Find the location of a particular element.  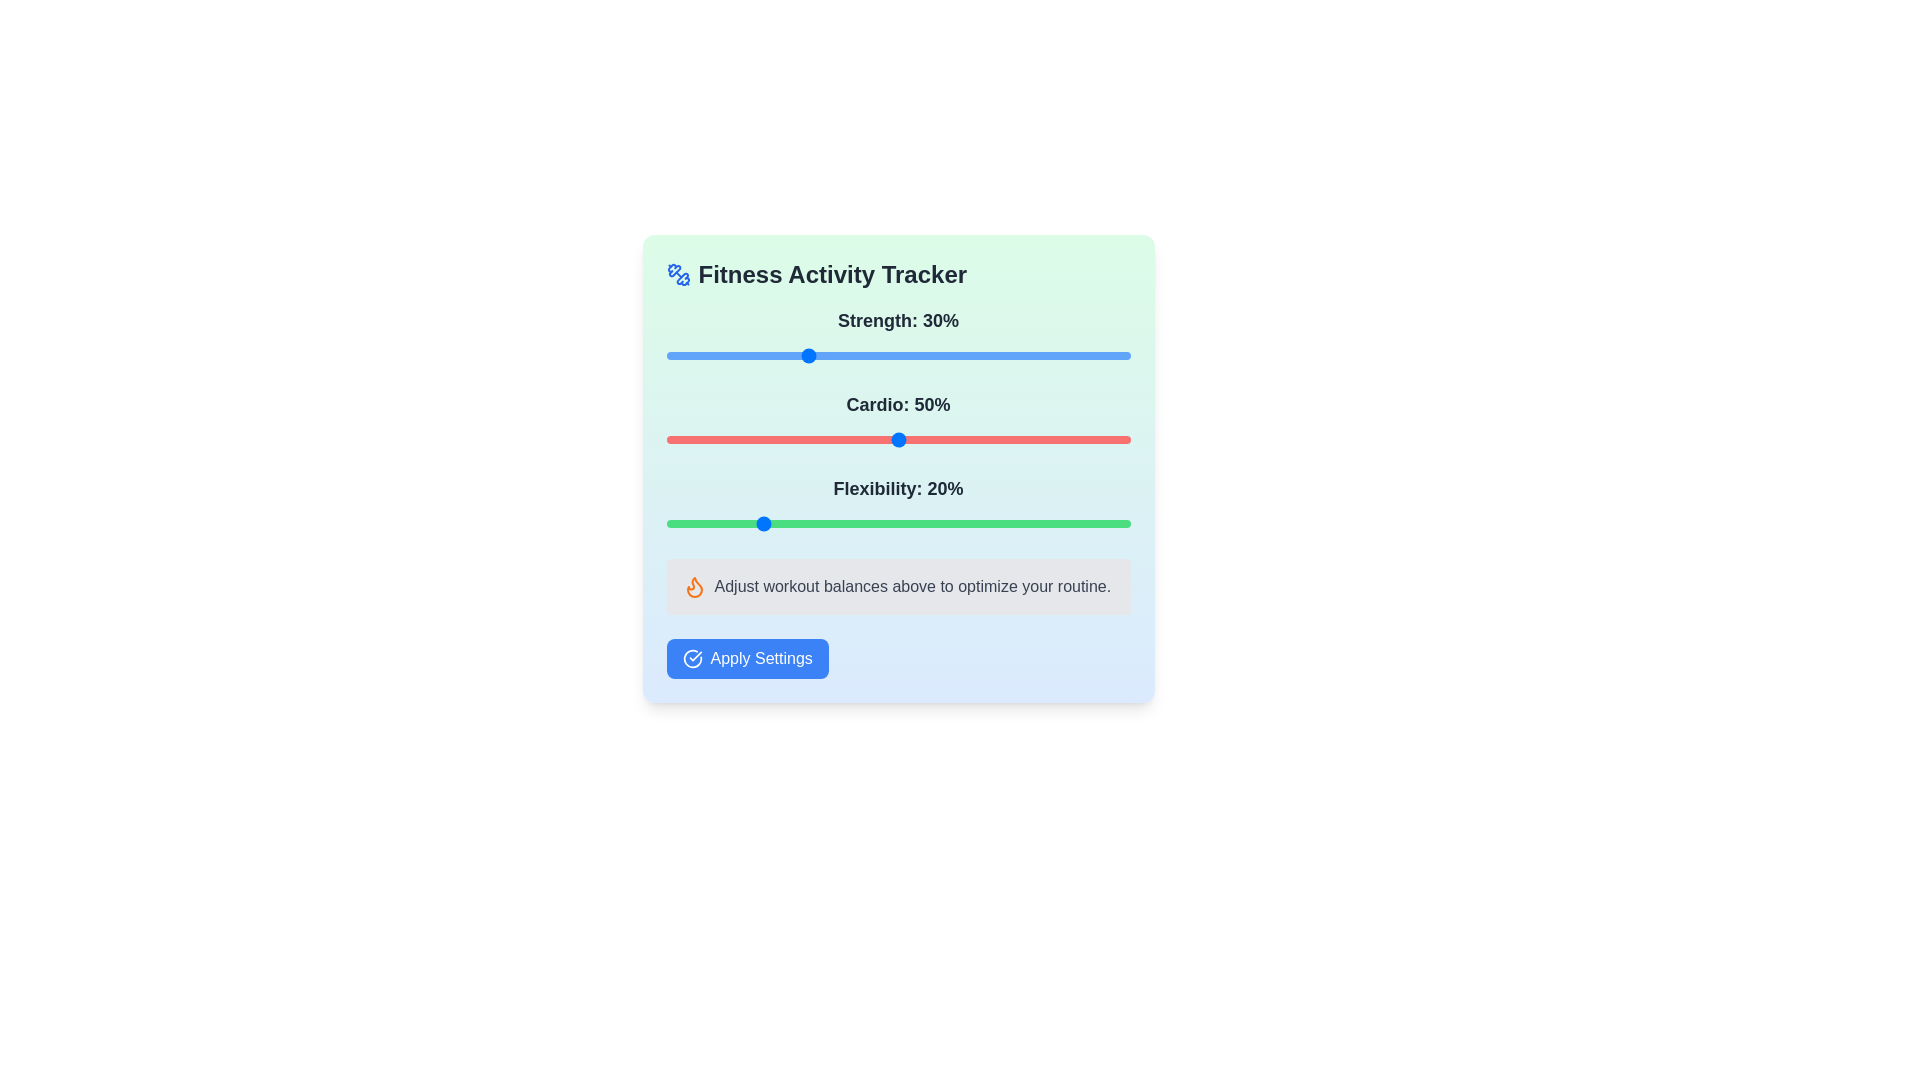

the text label indicating the current strength percentage value in the fitness tracker interface, located at the top of the 'Strength' tracking section is located at coordinates (897, 319).